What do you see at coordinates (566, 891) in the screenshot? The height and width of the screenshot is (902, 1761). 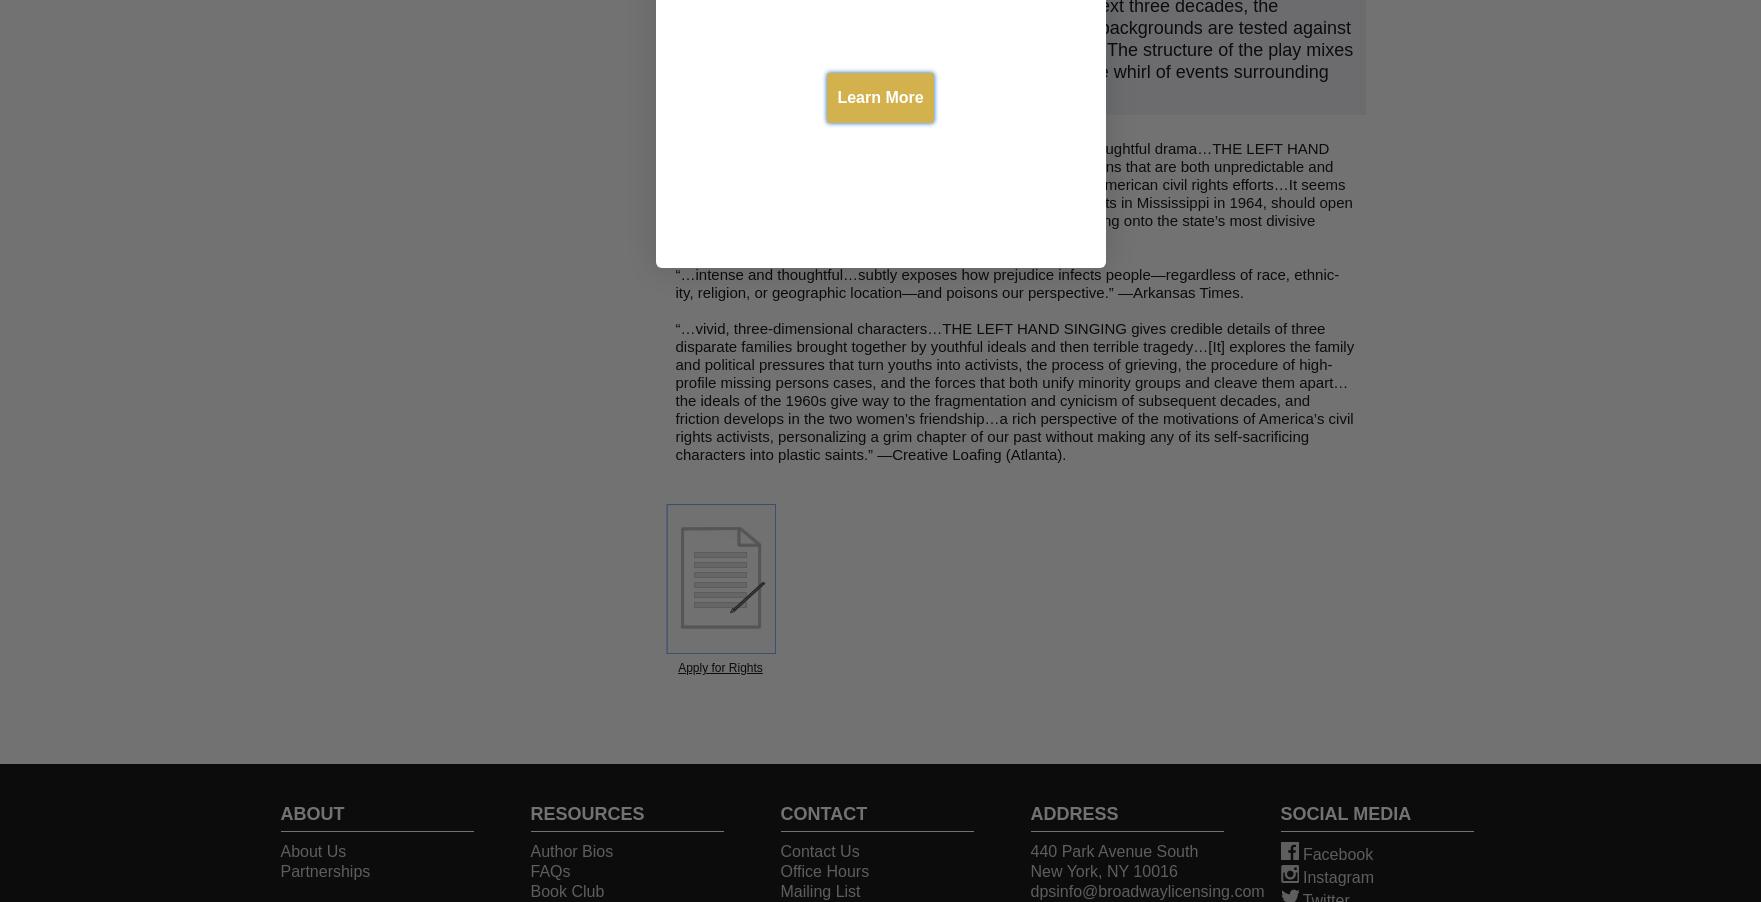 I see `'Book Club'` at bounding box center [566, 891].